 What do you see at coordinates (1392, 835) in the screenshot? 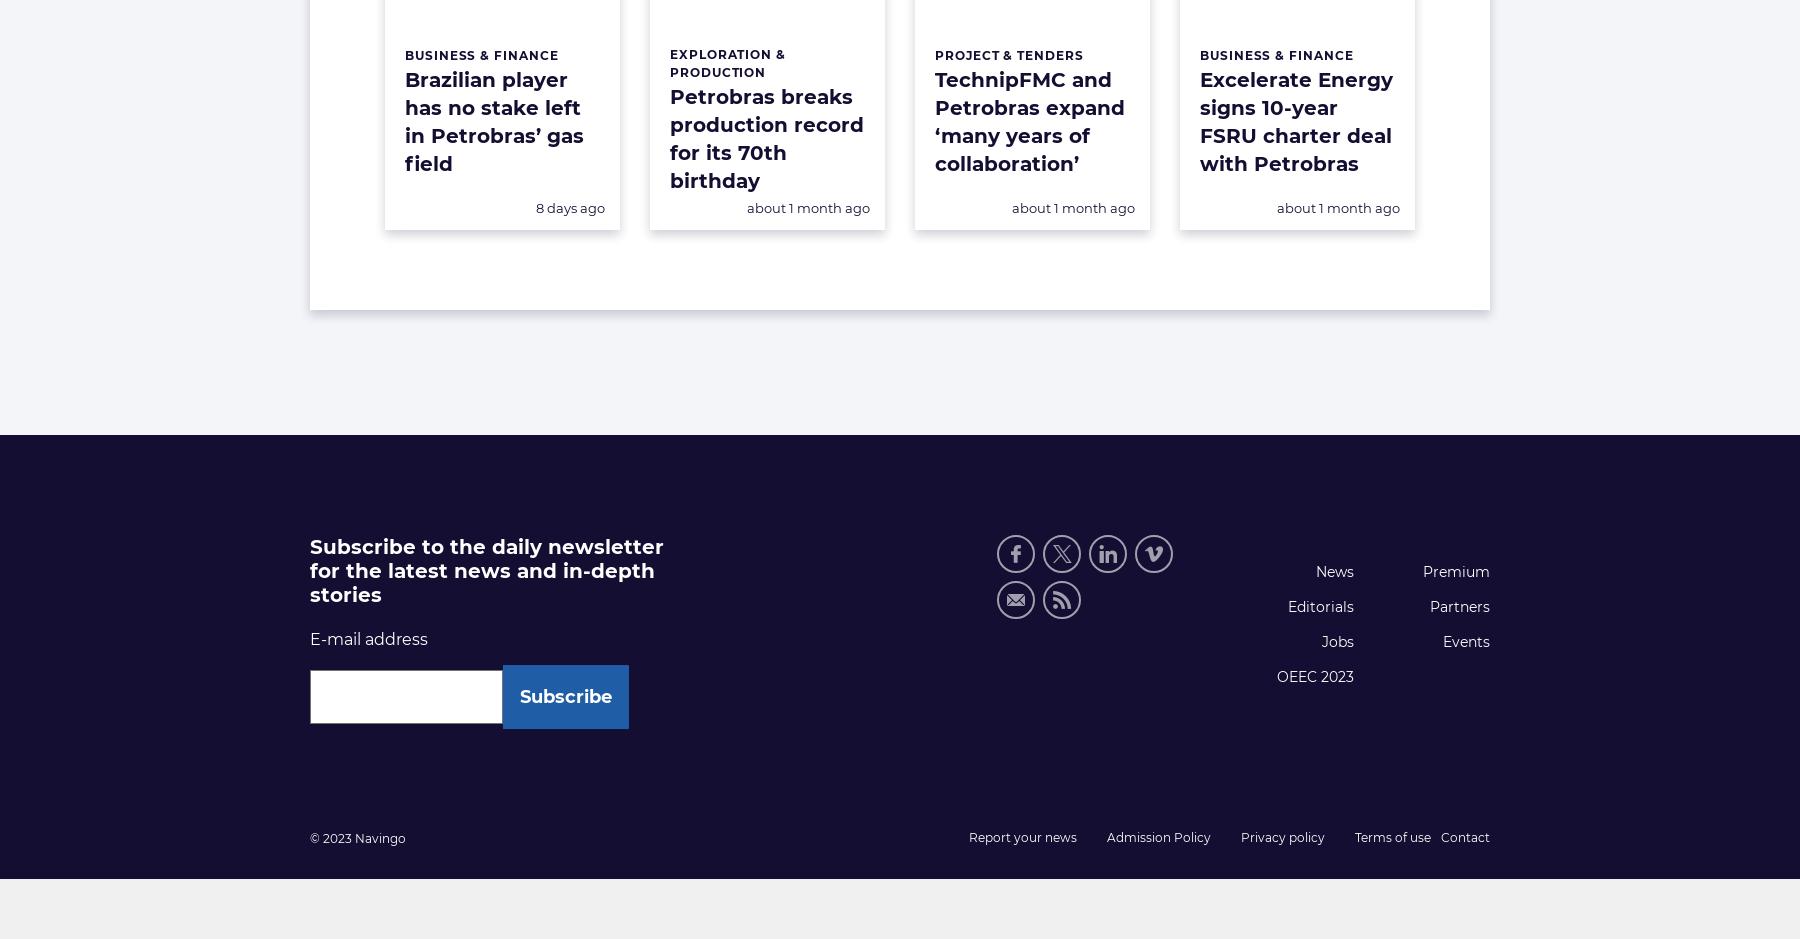
I see `'Terms of use'` at bounding box center [1392, 835].